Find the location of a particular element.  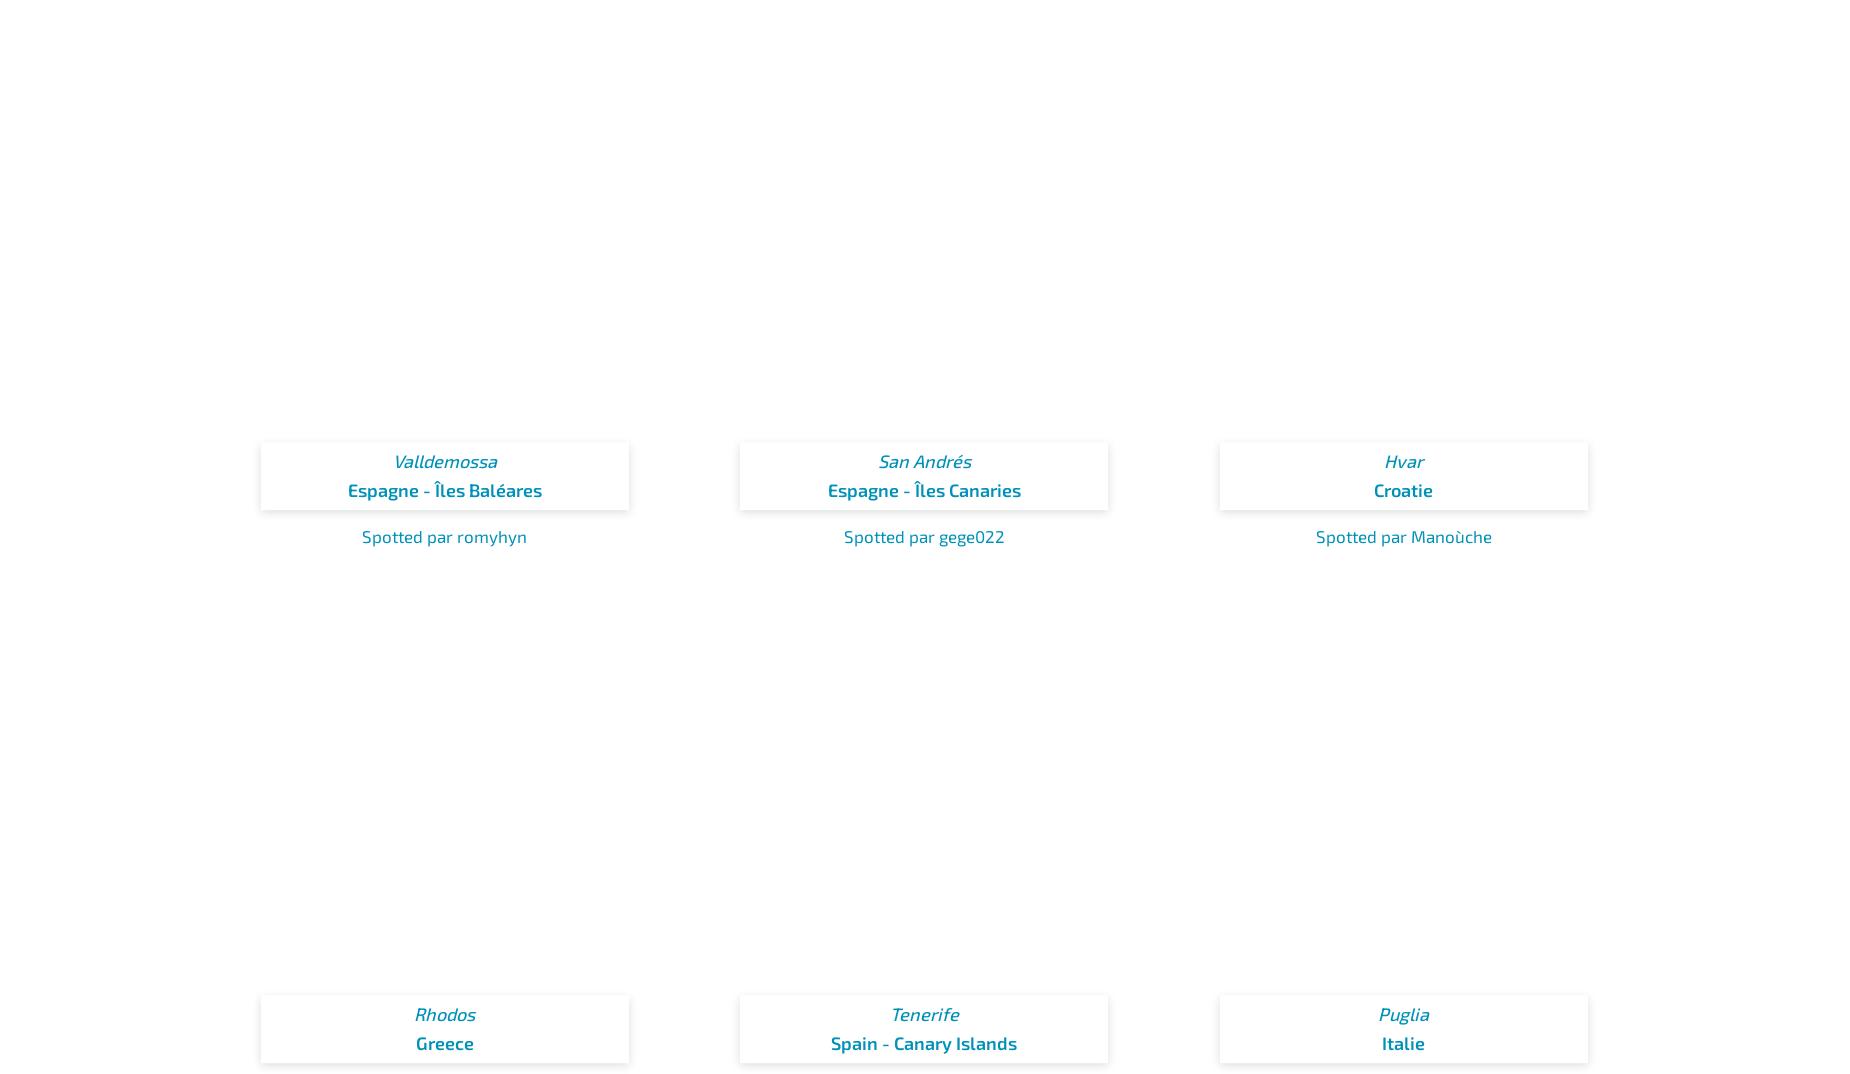

'Spotted par gege022' is located at coordinates (923, 536).